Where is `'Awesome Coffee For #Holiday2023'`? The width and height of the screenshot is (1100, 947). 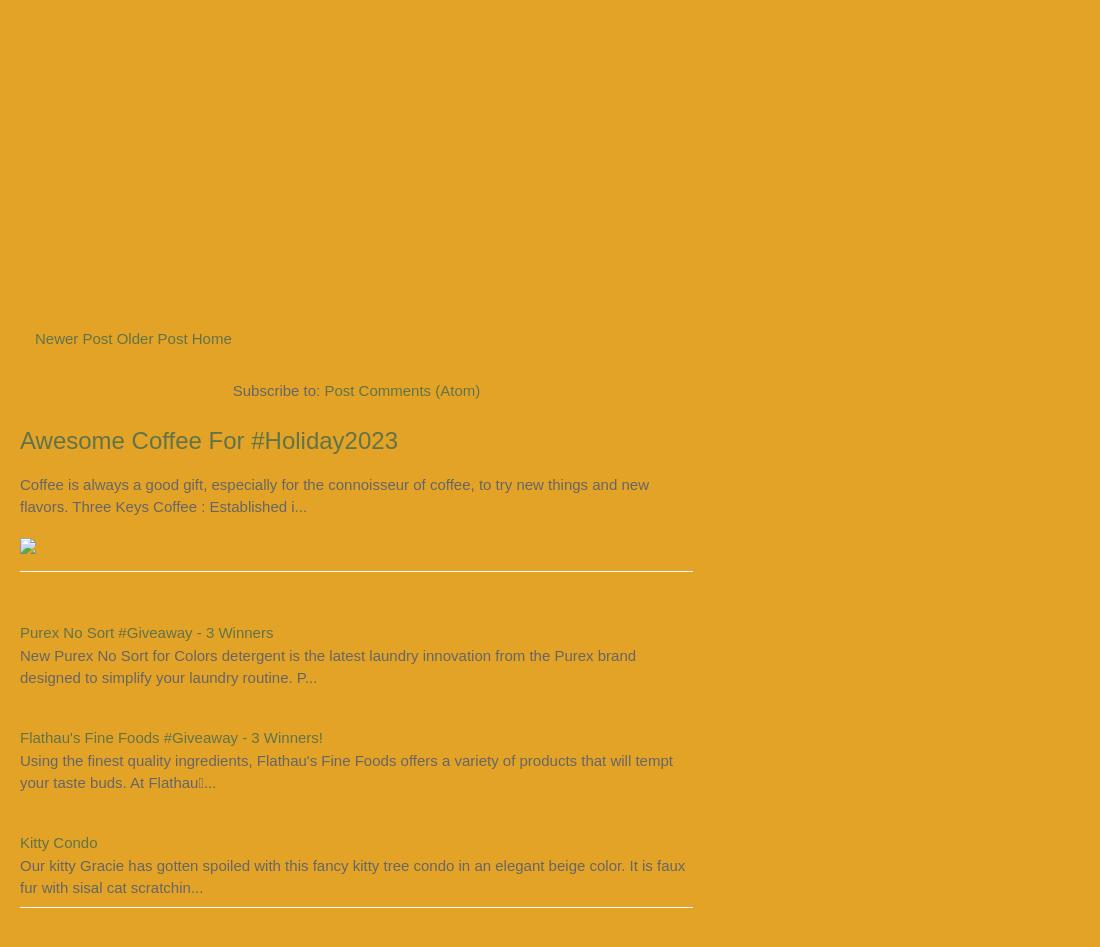 'Awesome Coffee For #Holiday2023' is located at coordinates (209, 439).